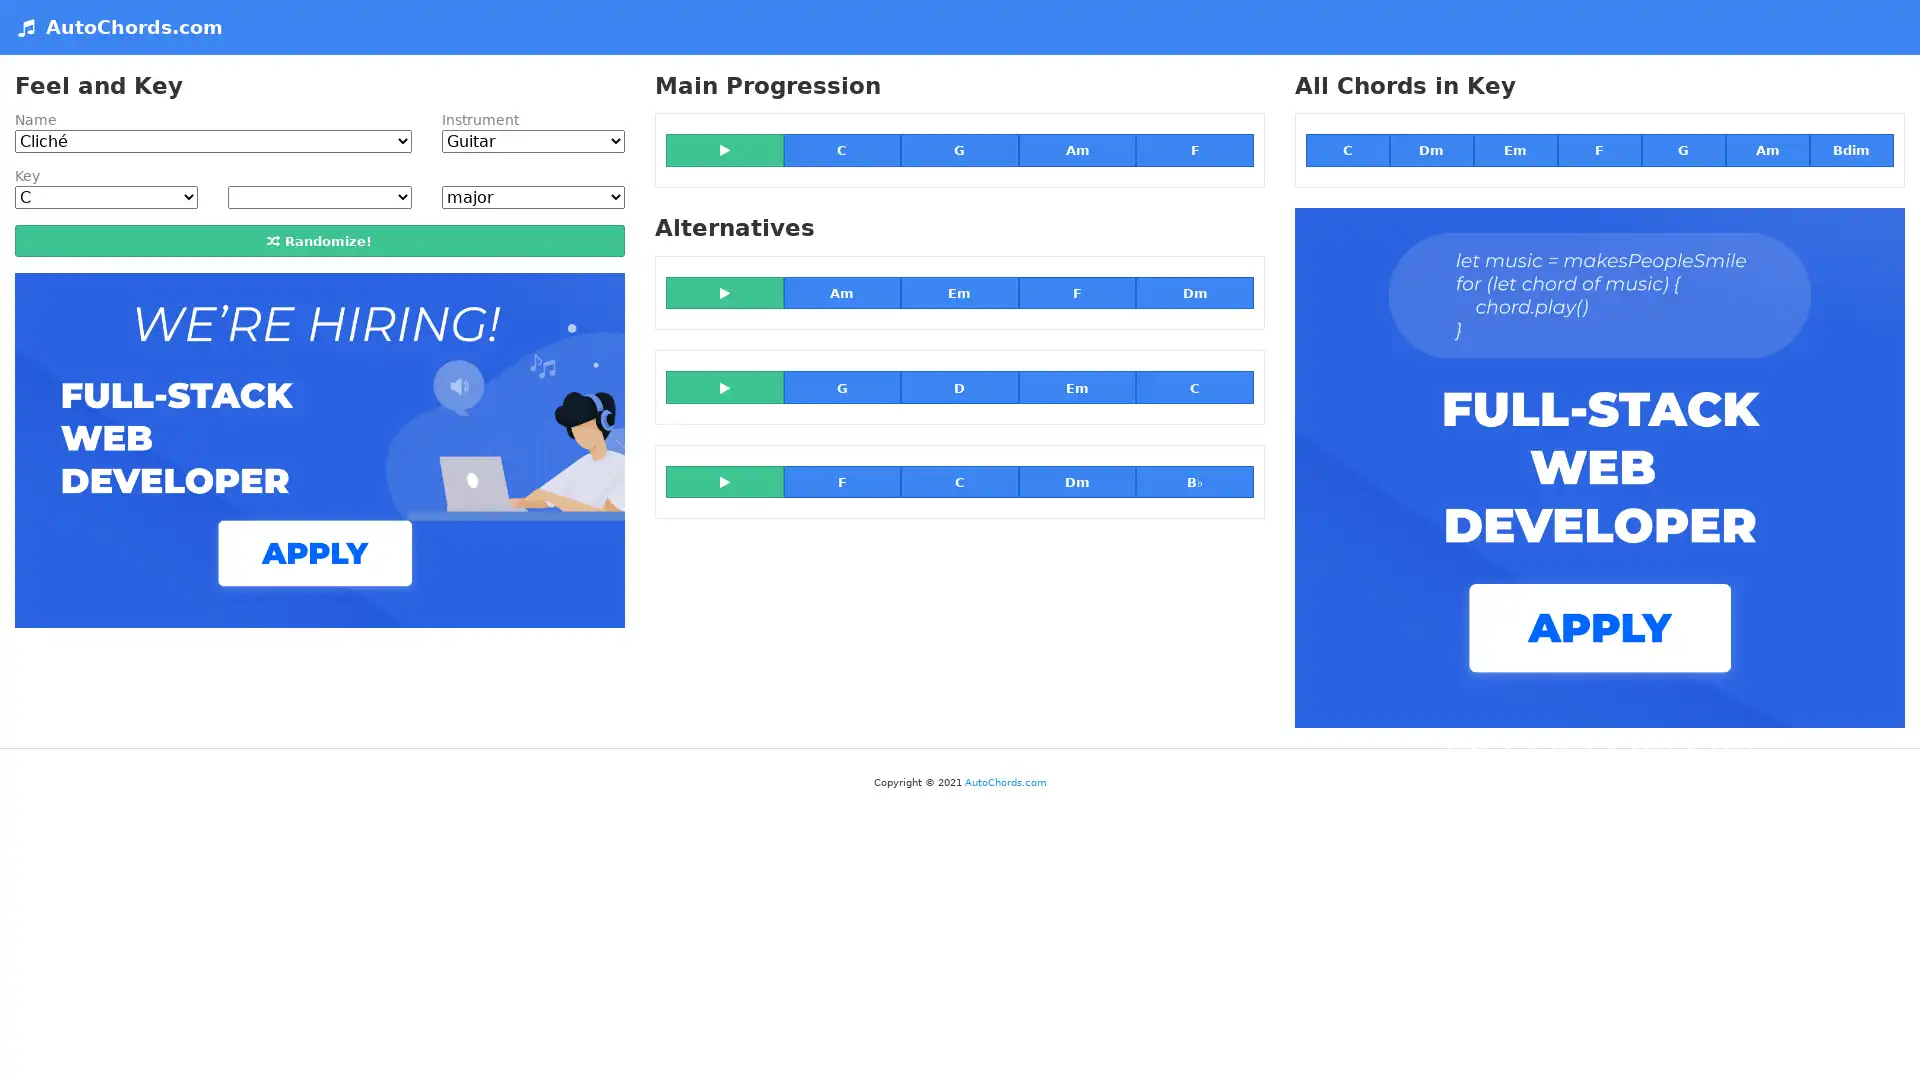 Image resolution: width=1920 pixels, height=1080 pixels. Describe the element at coordinates (841, 386) in the screenshot. I see `G` at that location.